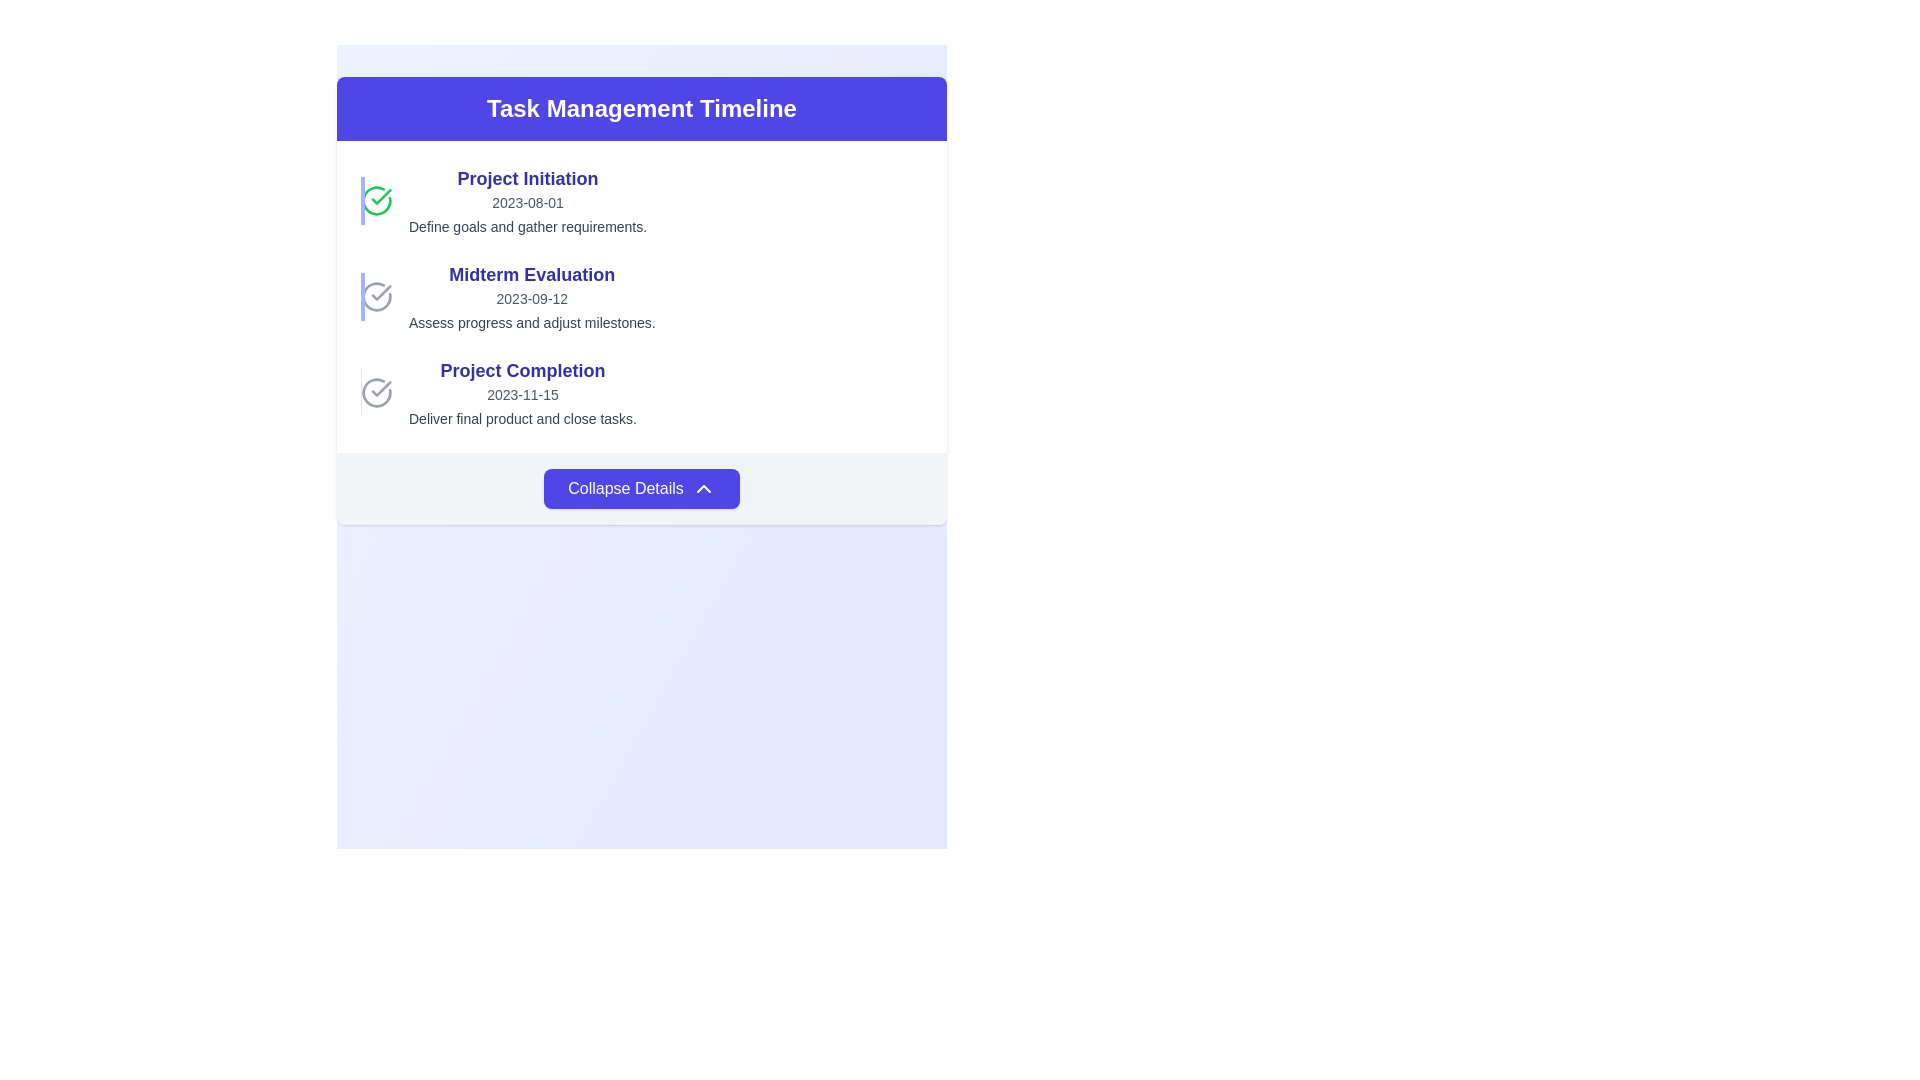  What do you see at coordinates (642, 489) in the screenshot?
I see `the rounded rectangular button with a purple background and white bold text "Collapse Details" to observe tooltip or visual feedback` at bounding box center [642, 489].